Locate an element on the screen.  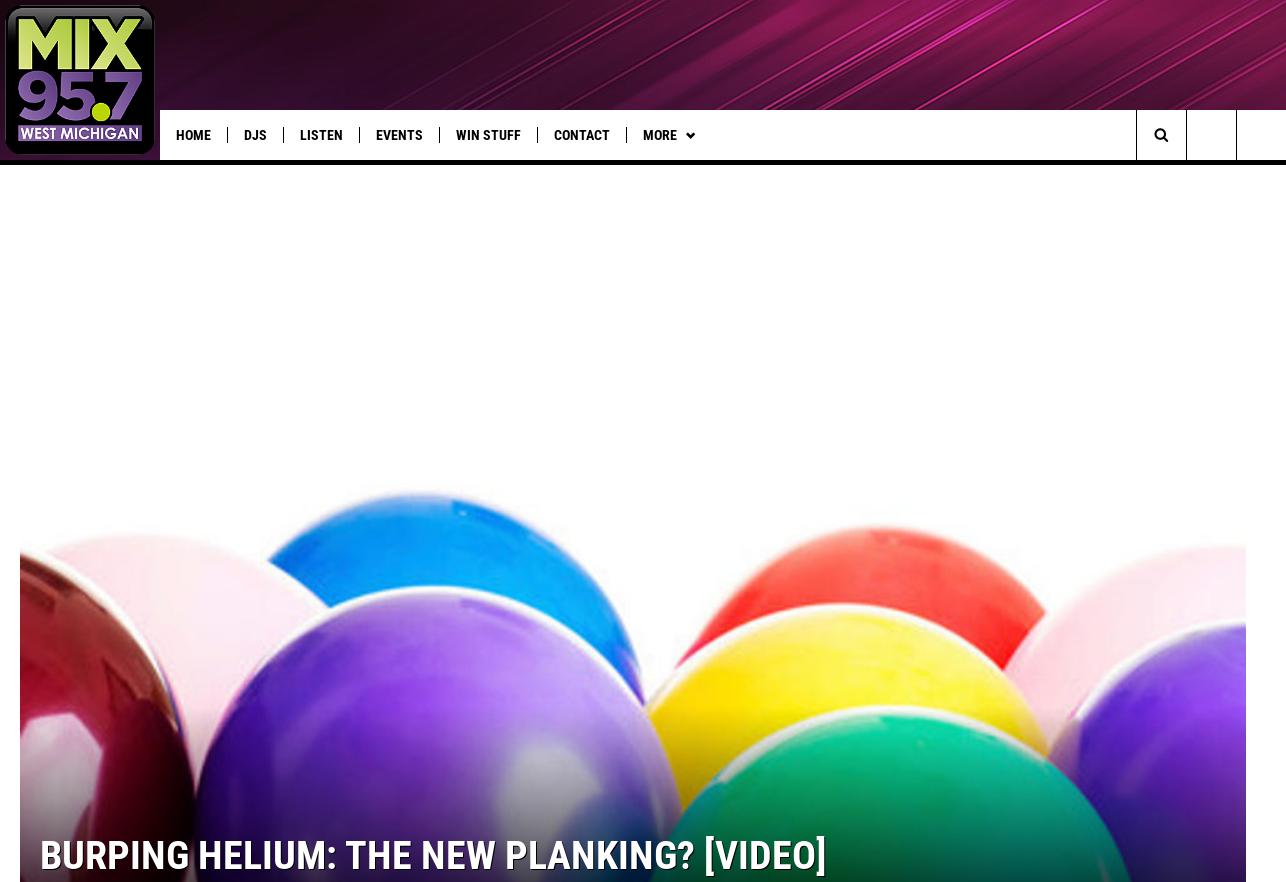
'Contact' is located at coordinates (581, 135).